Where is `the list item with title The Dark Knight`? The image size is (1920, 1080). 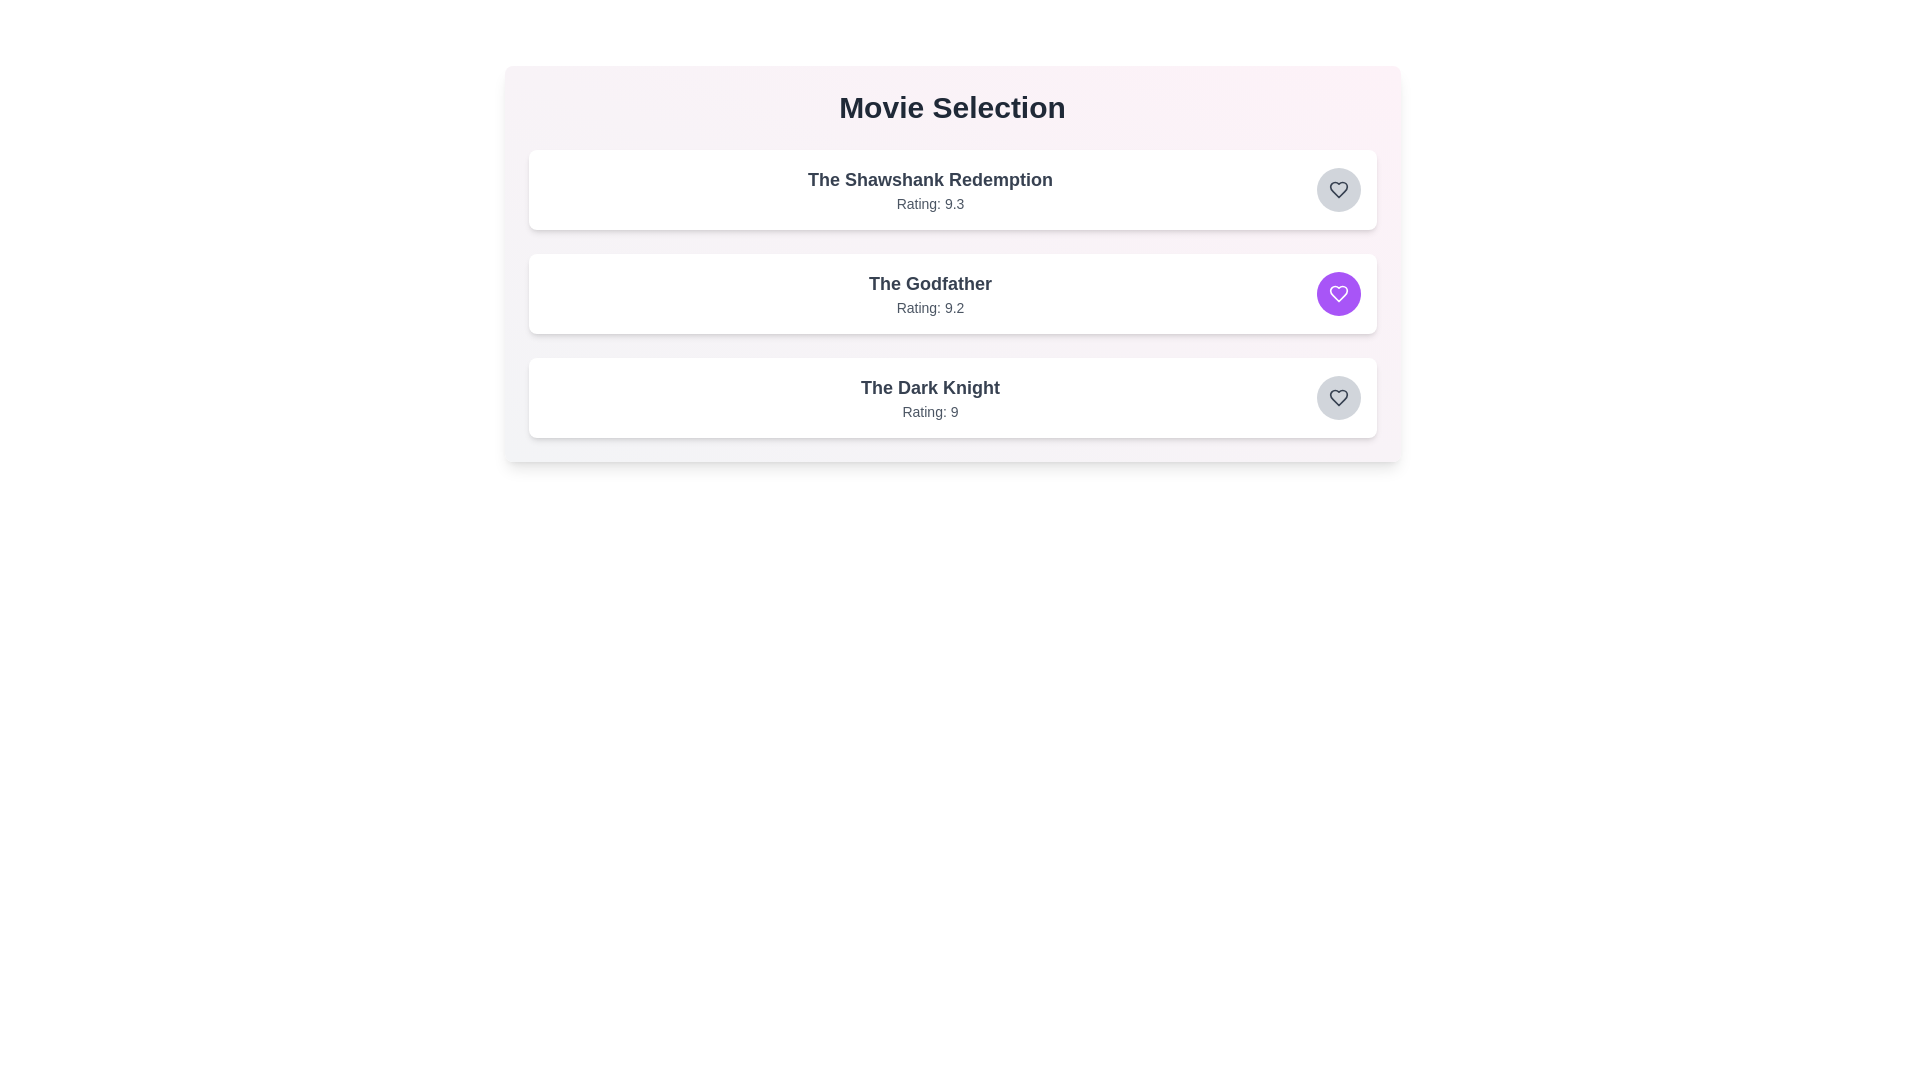 the list item with title The Dark Knight is located at coordinates (929, 388).